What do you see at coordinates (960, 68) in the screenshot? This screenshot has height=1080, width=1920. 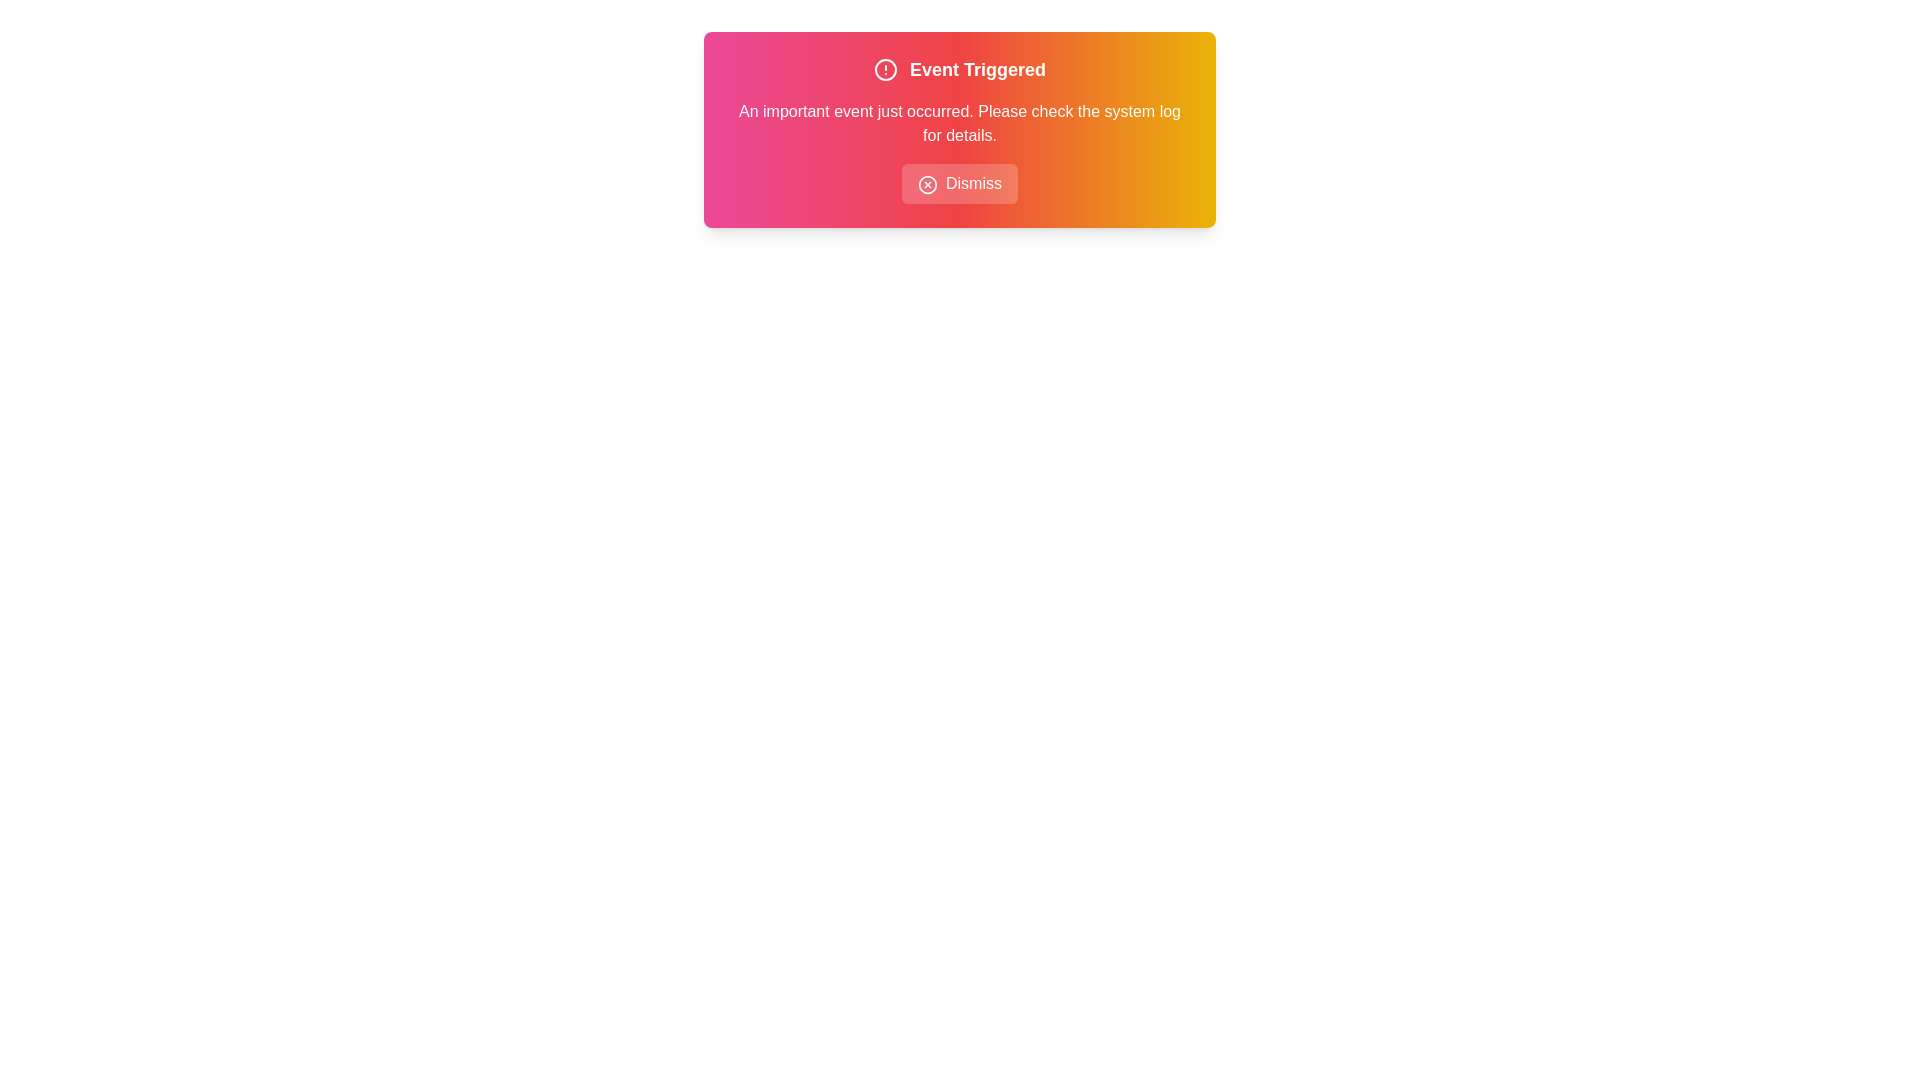 I see `the 'Event Triggered' label with icon, which features bold white text and a circular alert icon, to review its tooltip or other effects` at bounding box center [960, 68].